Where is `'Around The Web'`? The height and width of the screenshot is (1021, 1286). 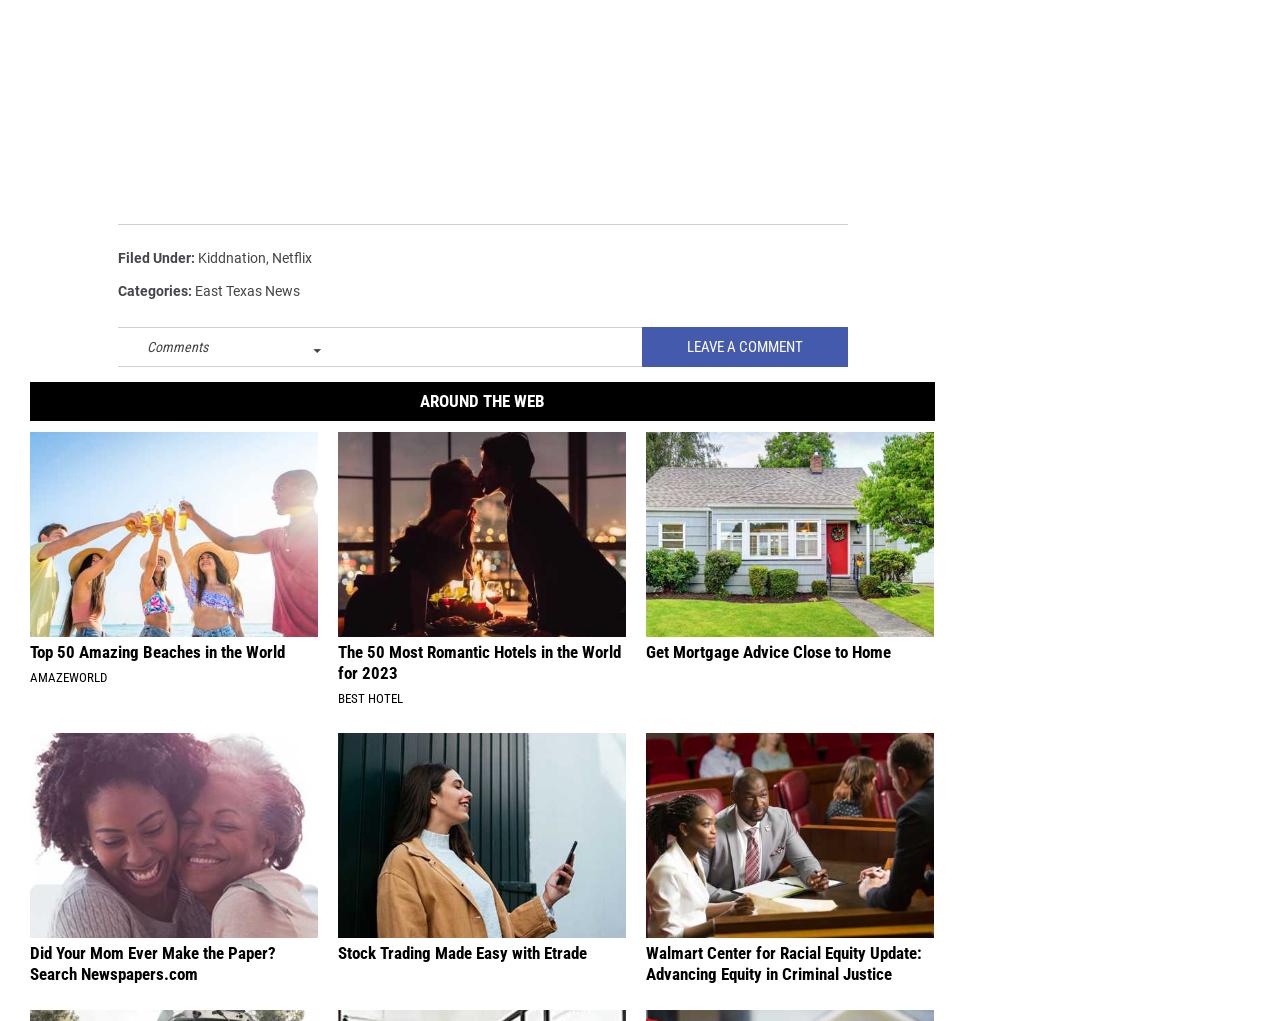 'Around The Web' is located at coordinates (480, 400).